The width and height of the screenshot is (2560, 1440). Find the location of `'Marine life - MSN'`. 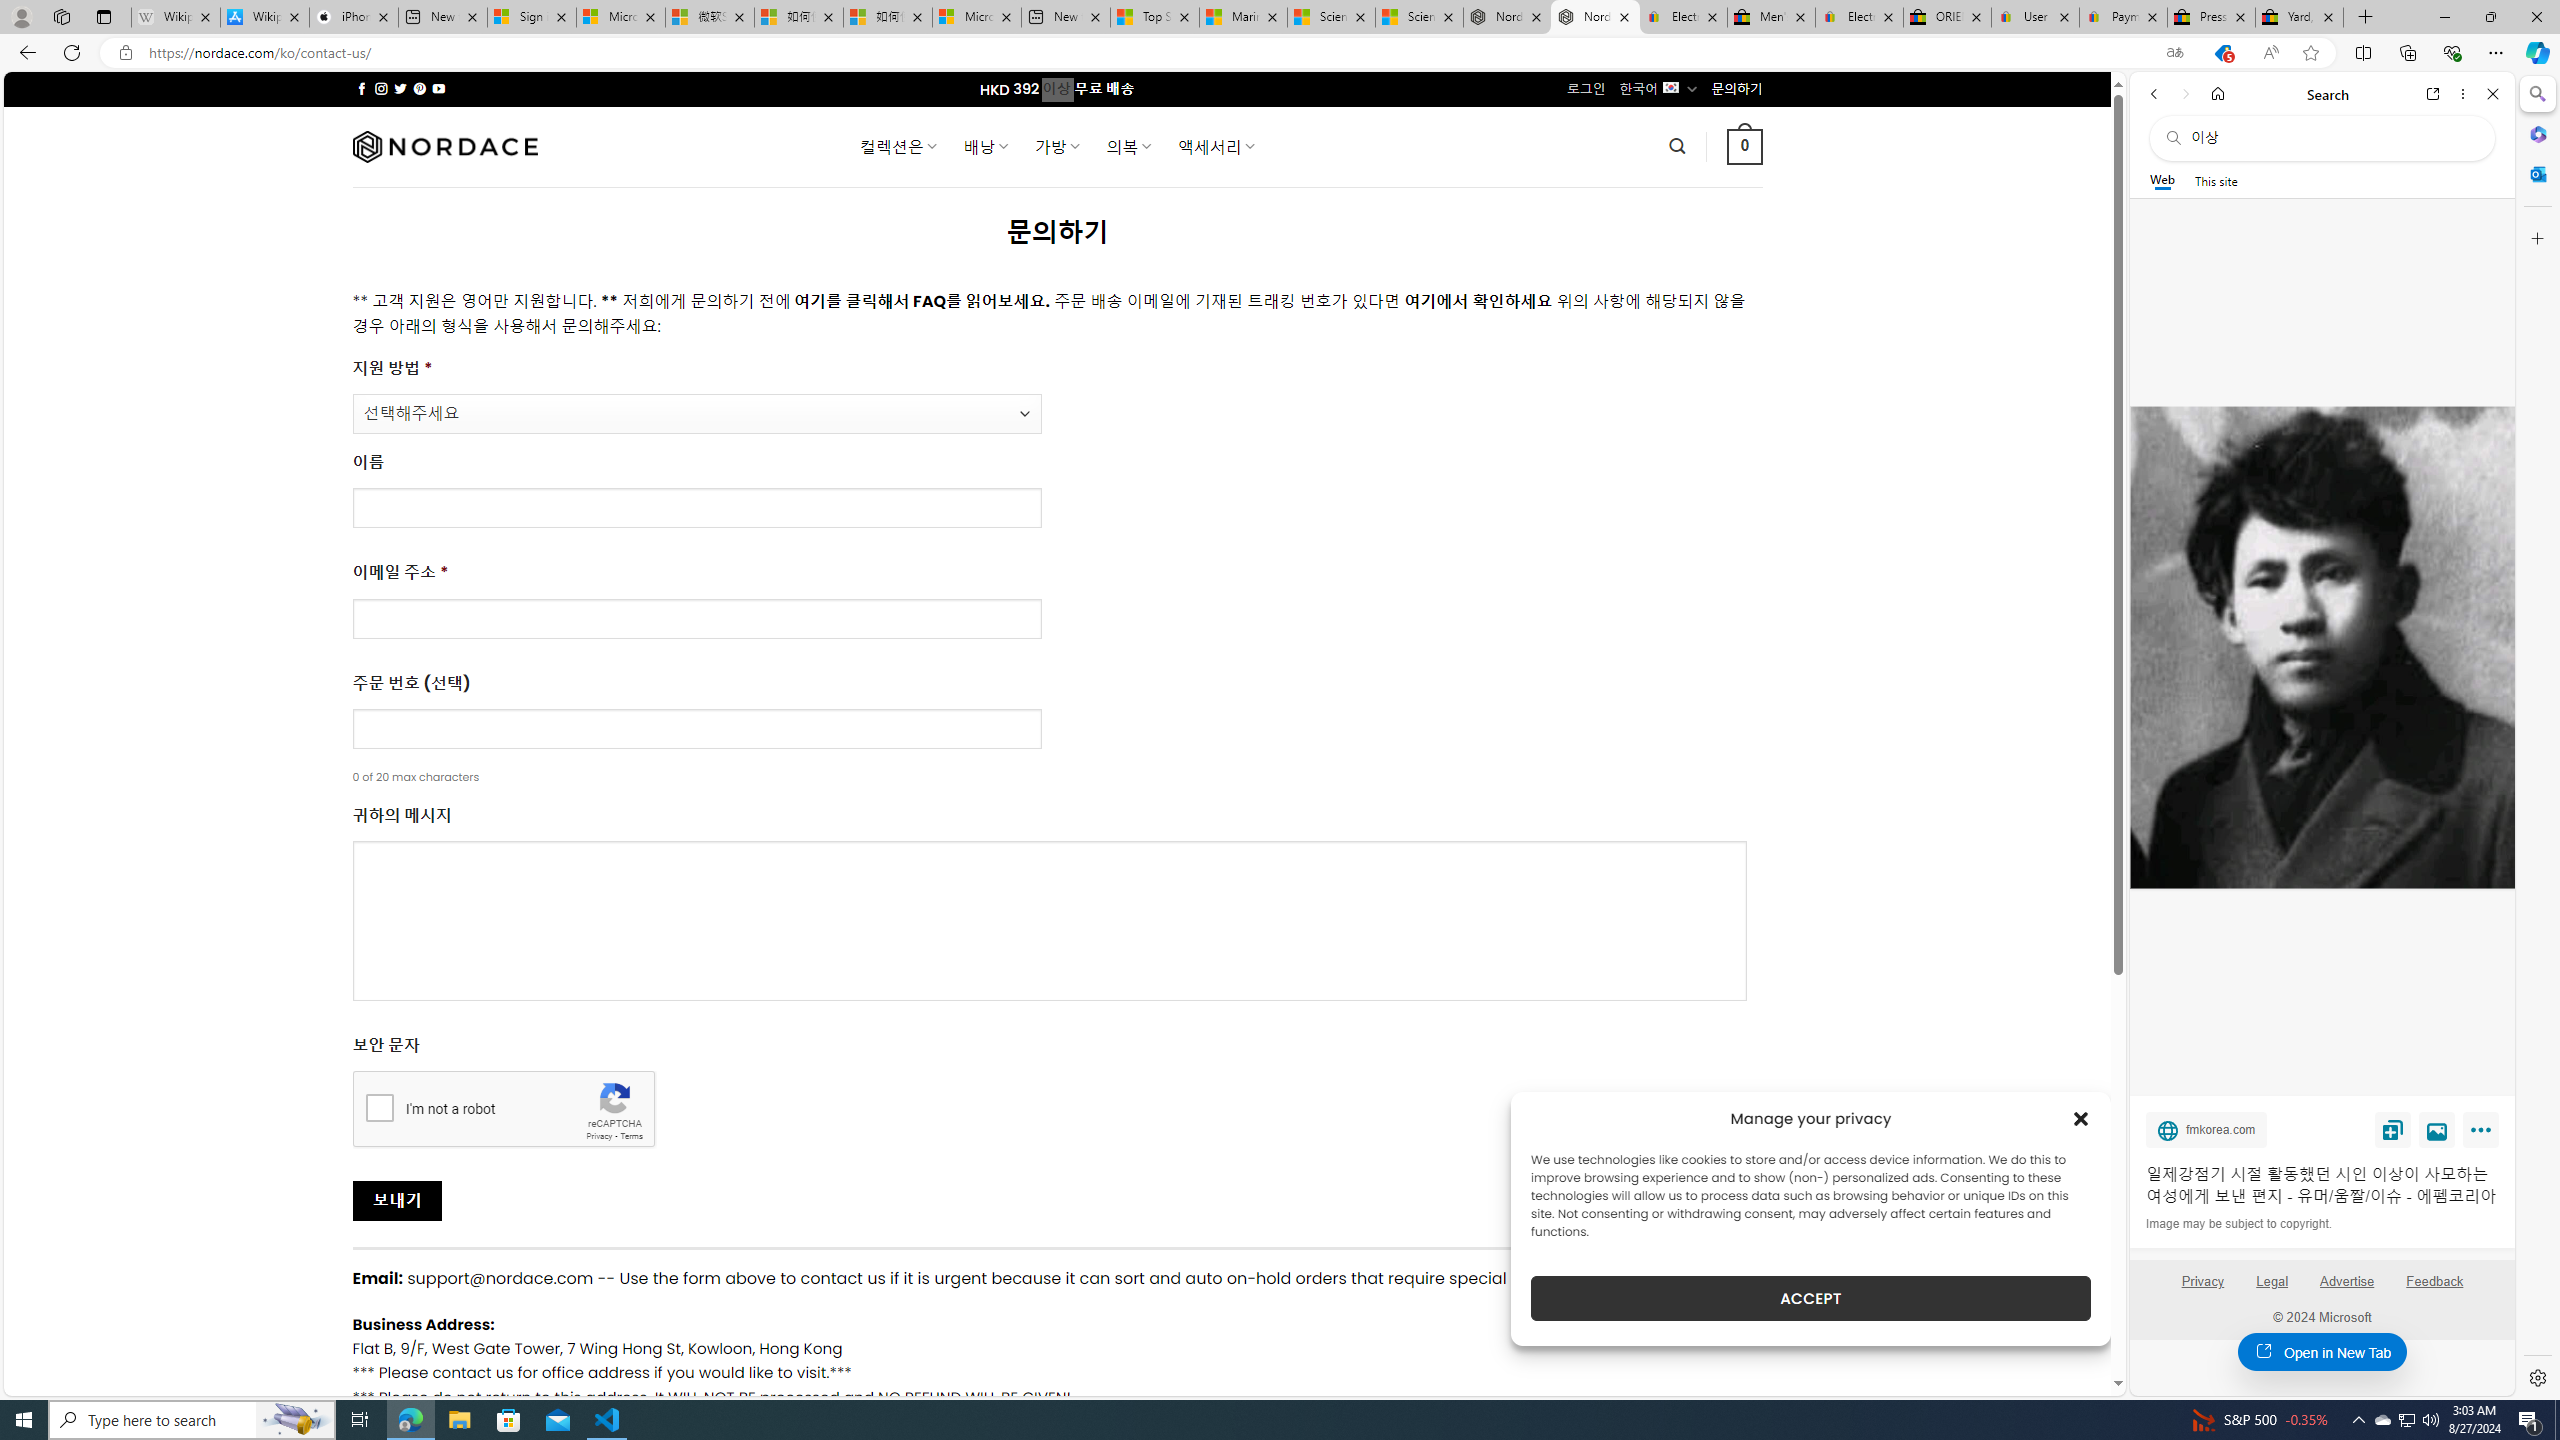

'Marine life - MSN' is located at coordinates (1242, 16).